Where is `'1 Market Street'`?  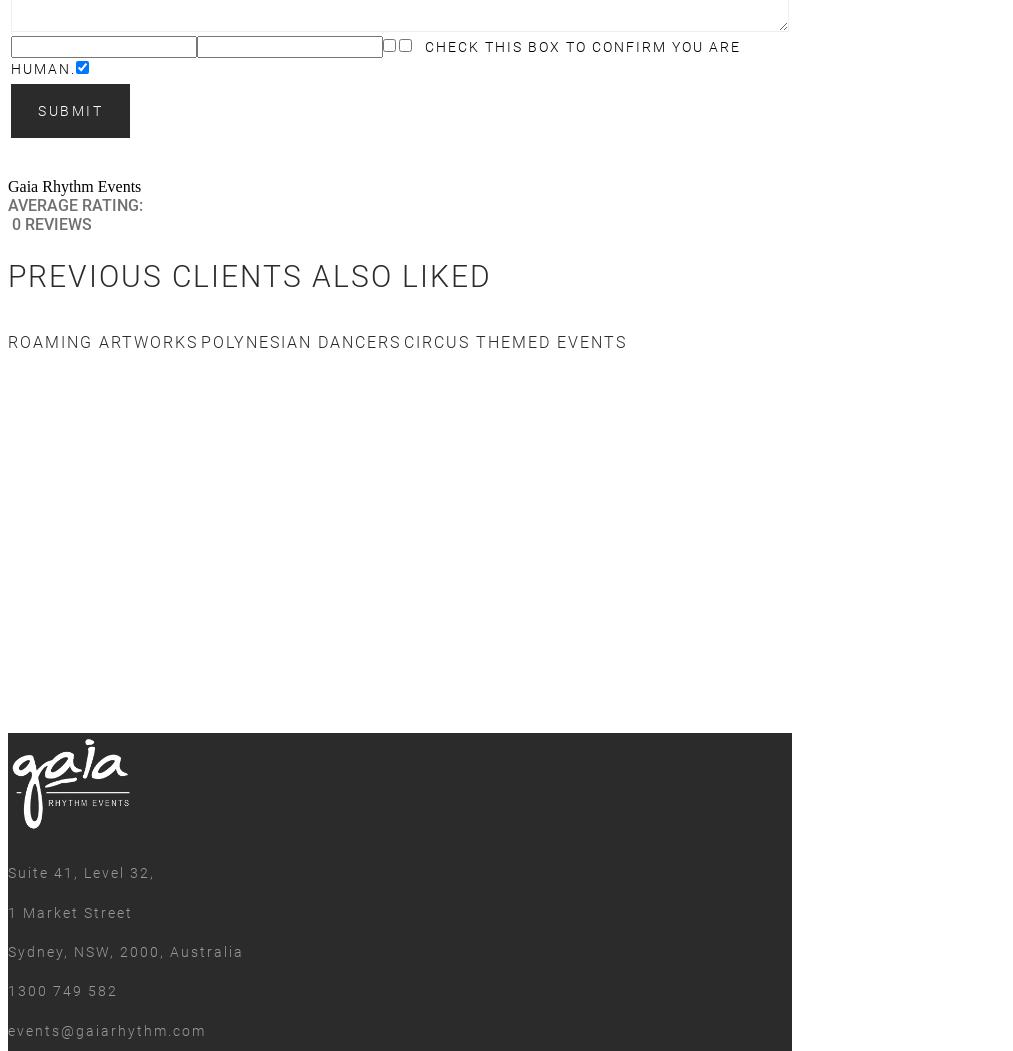
'1 Market Street' is located at coordinates (69, 911).